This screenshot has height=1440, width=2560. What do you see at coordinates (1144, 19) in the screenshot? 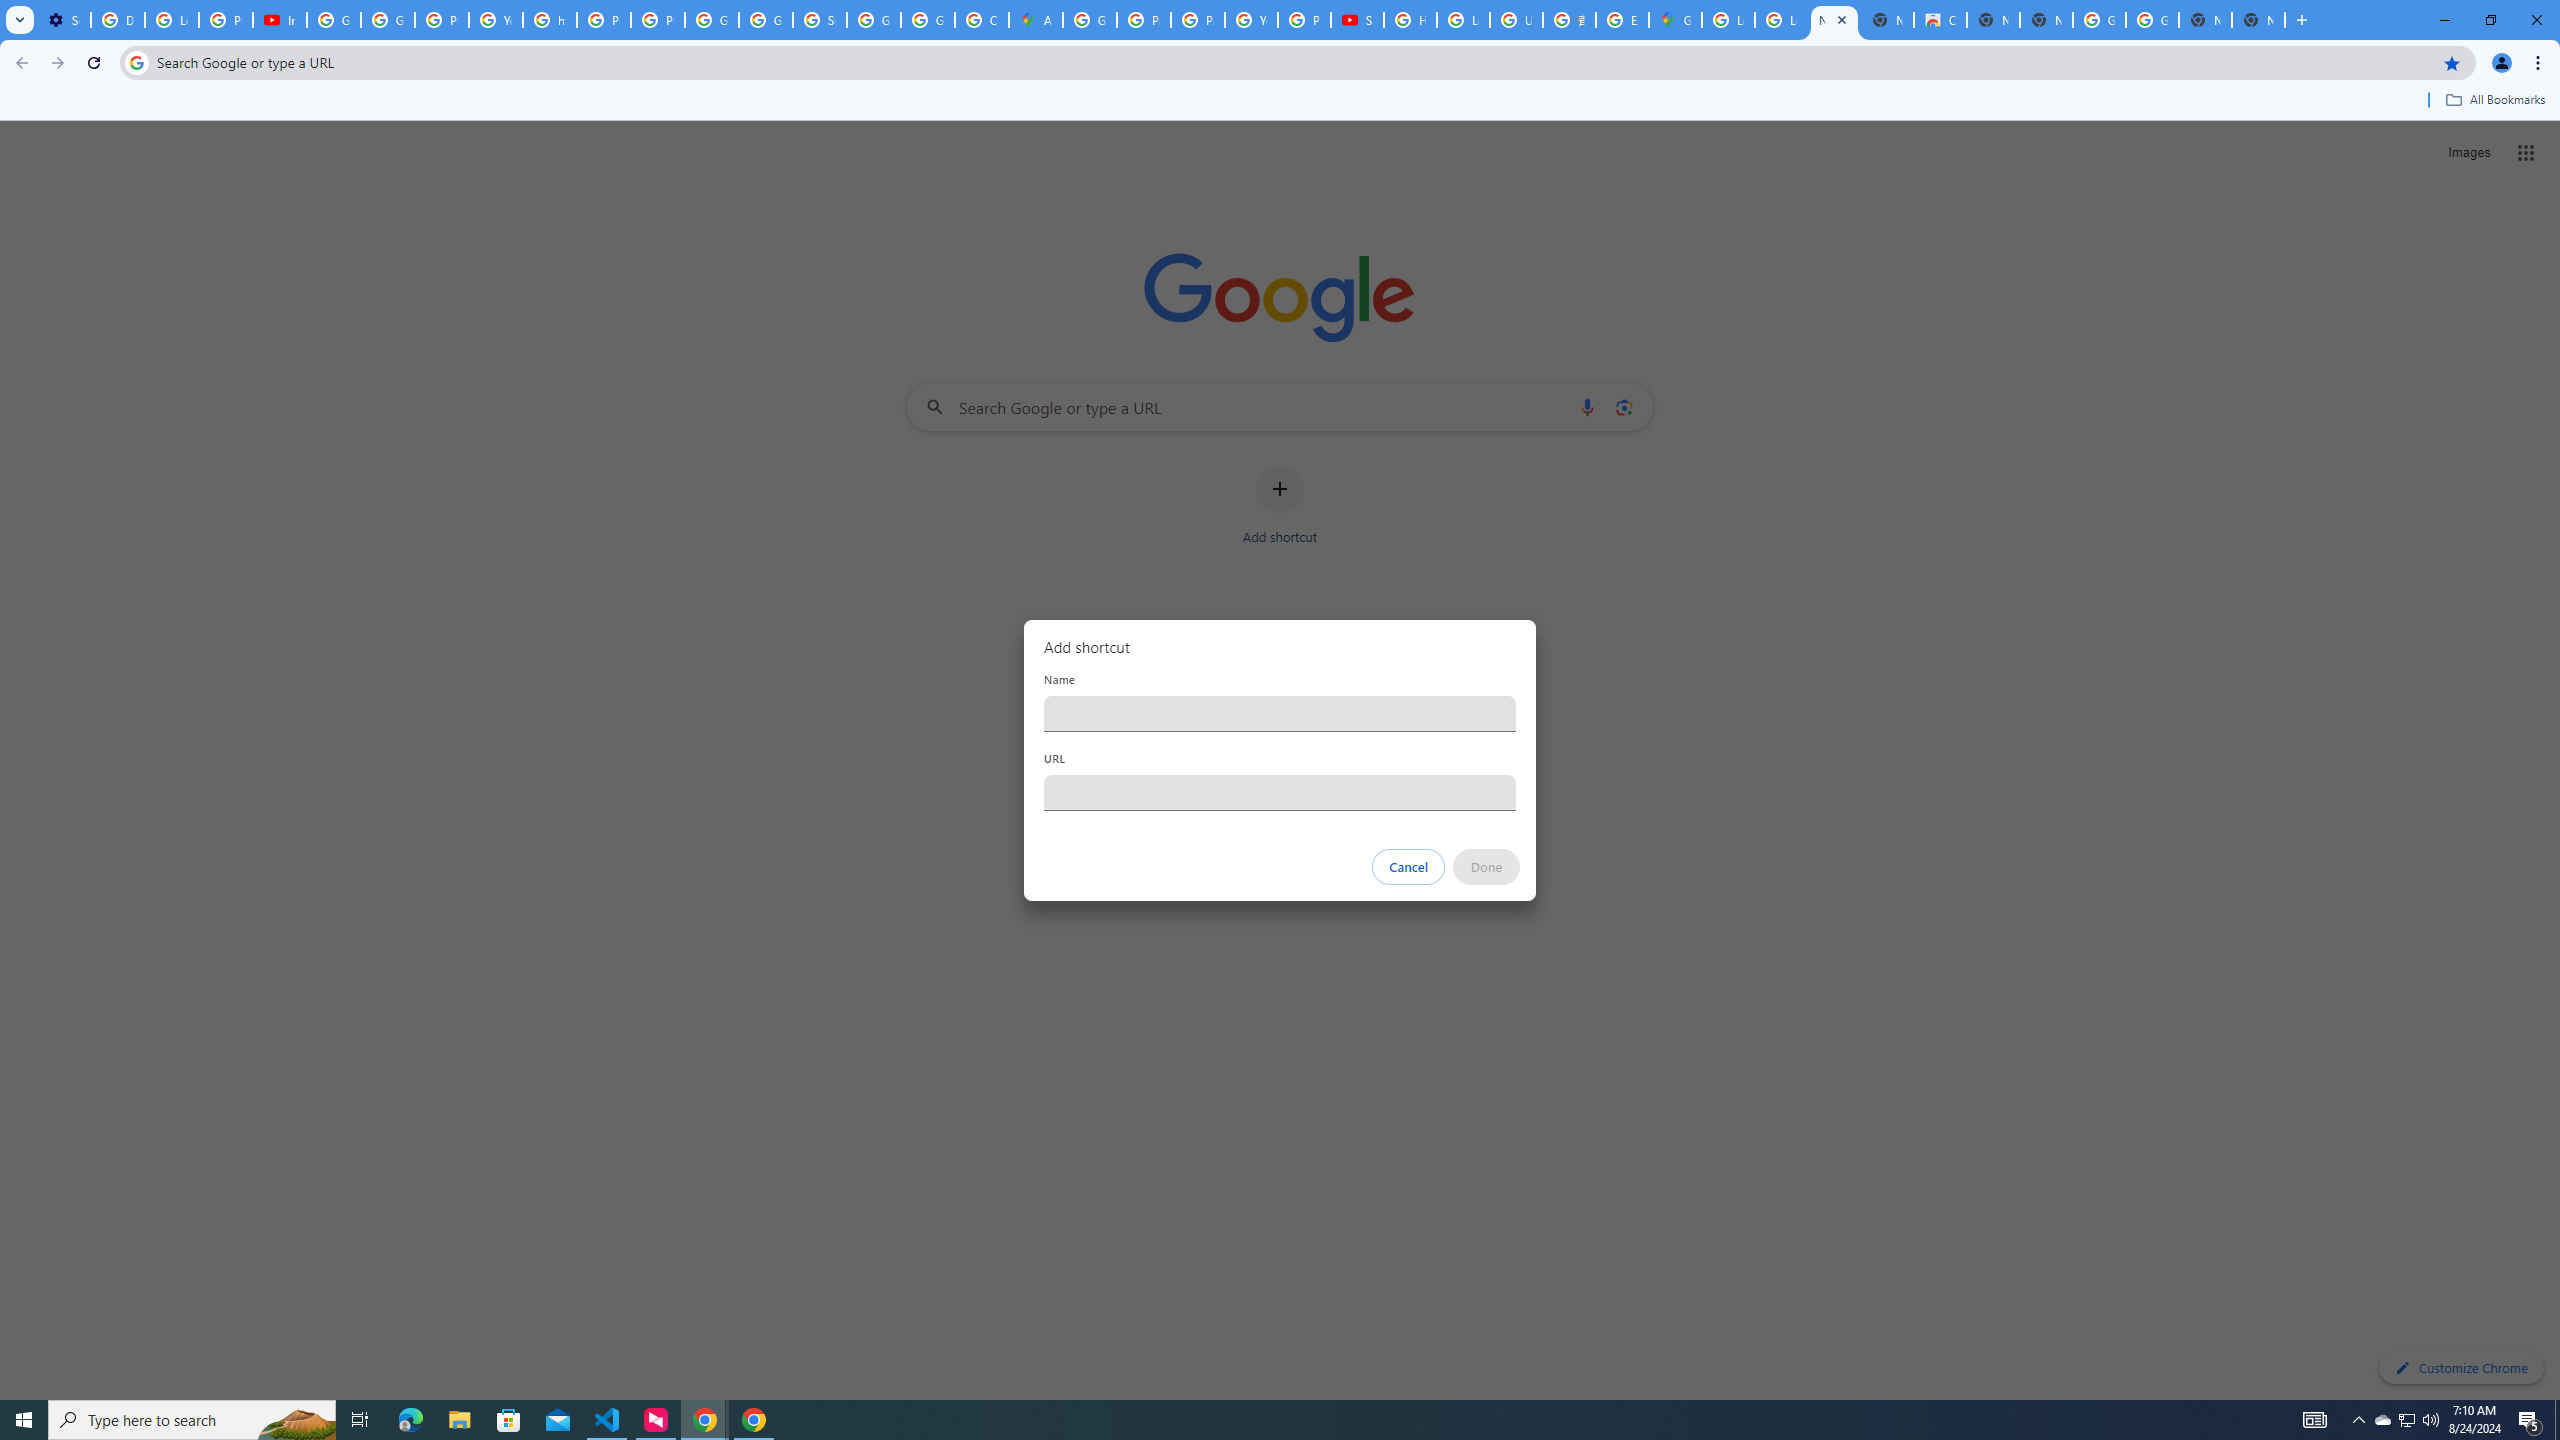
I see `'Privacy Help Center - Policies Help'` at bounding box center [1144, 19].